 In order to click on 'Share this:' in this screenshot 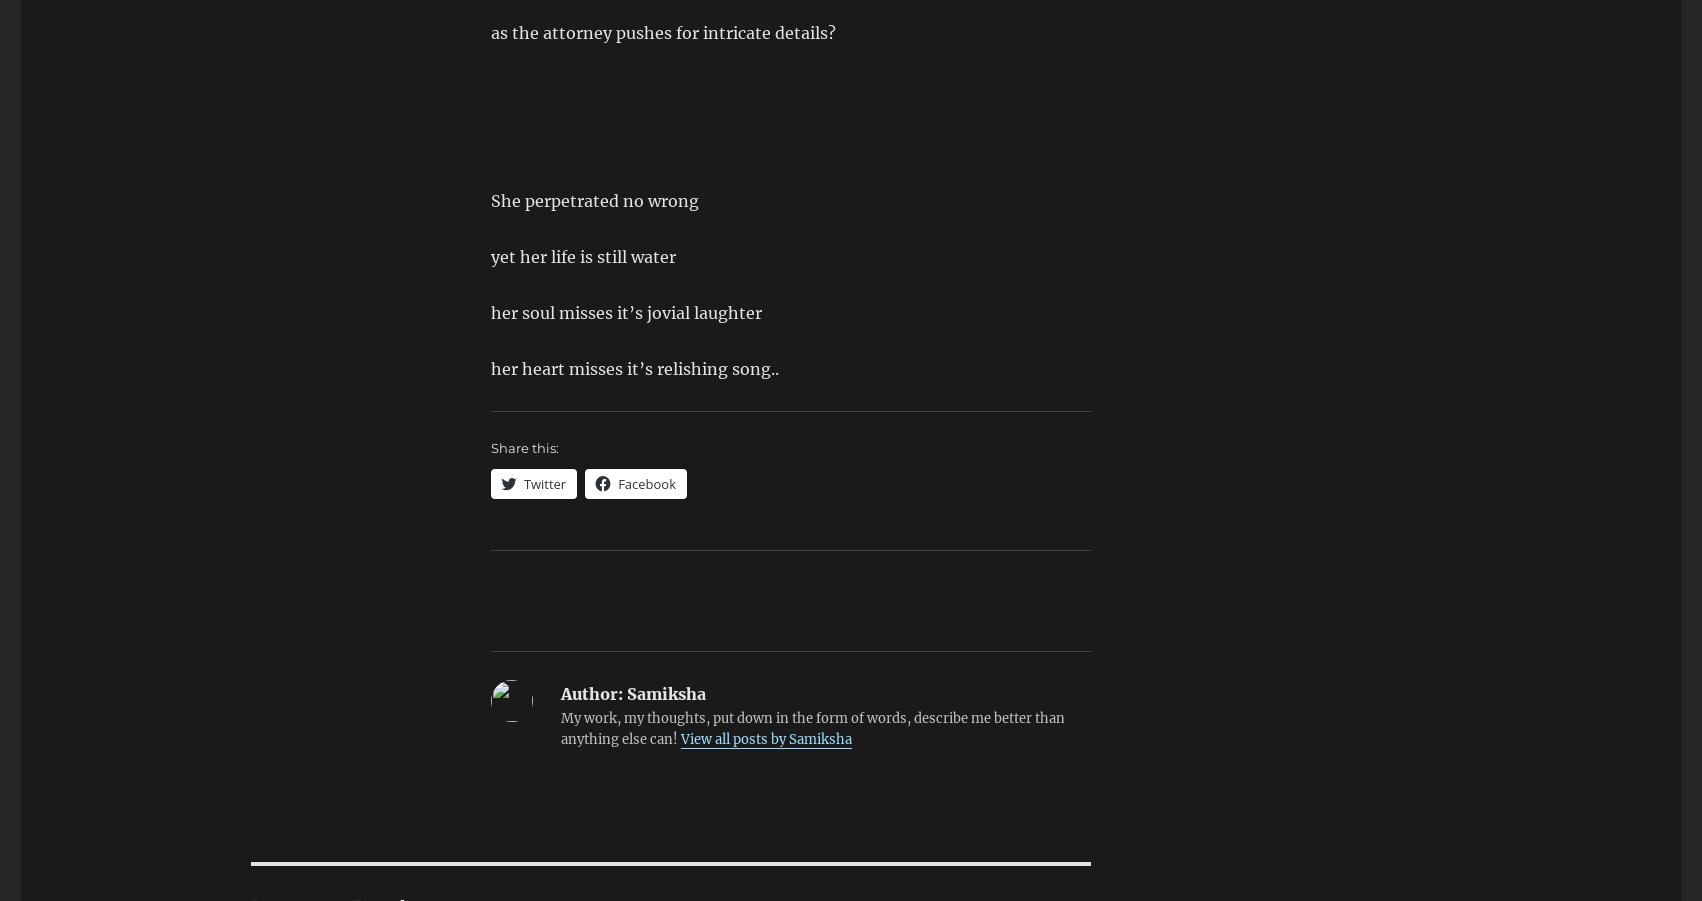, I will do `click(524, 446)`.